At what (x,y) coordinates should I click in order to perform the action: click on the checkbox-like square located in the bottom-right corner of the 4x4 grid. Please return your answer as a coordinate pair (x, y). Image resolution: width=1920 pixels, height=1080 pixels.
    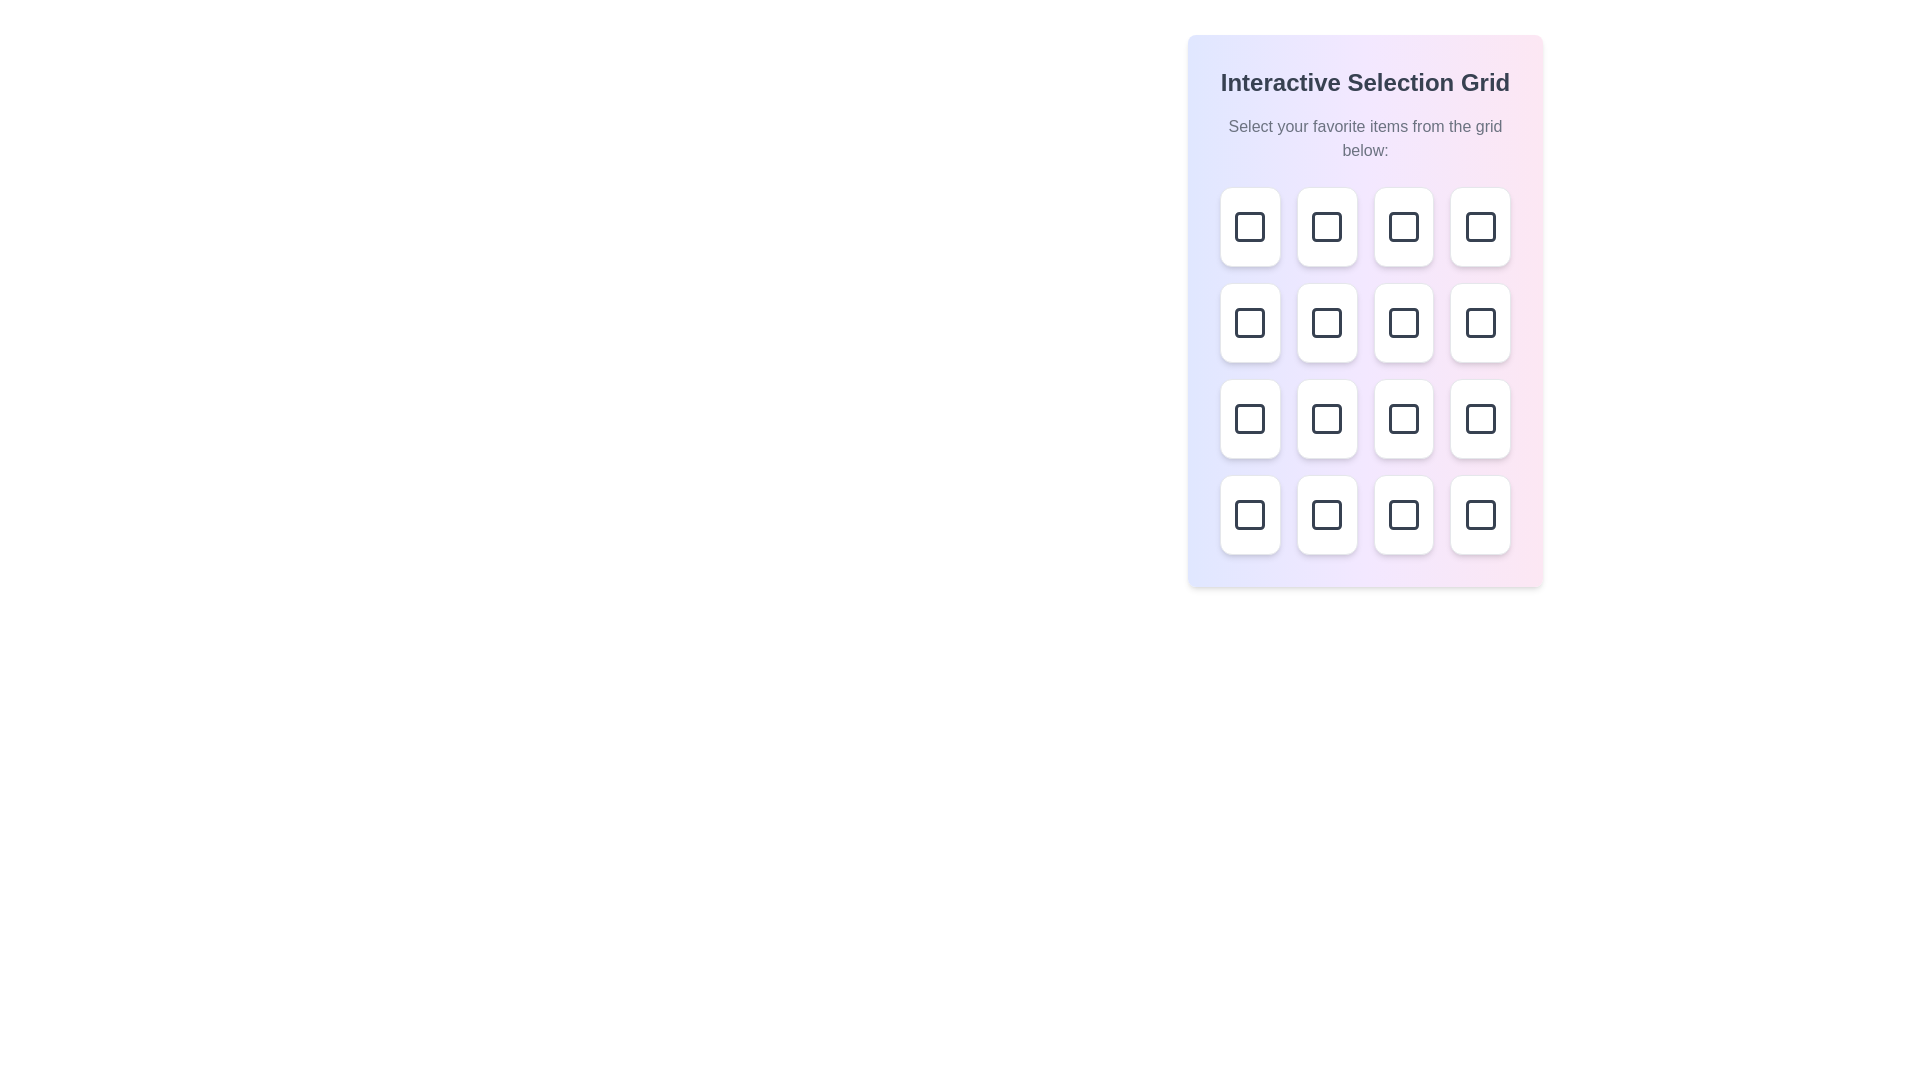
    Looking at the image, I should click on (1480, 514).